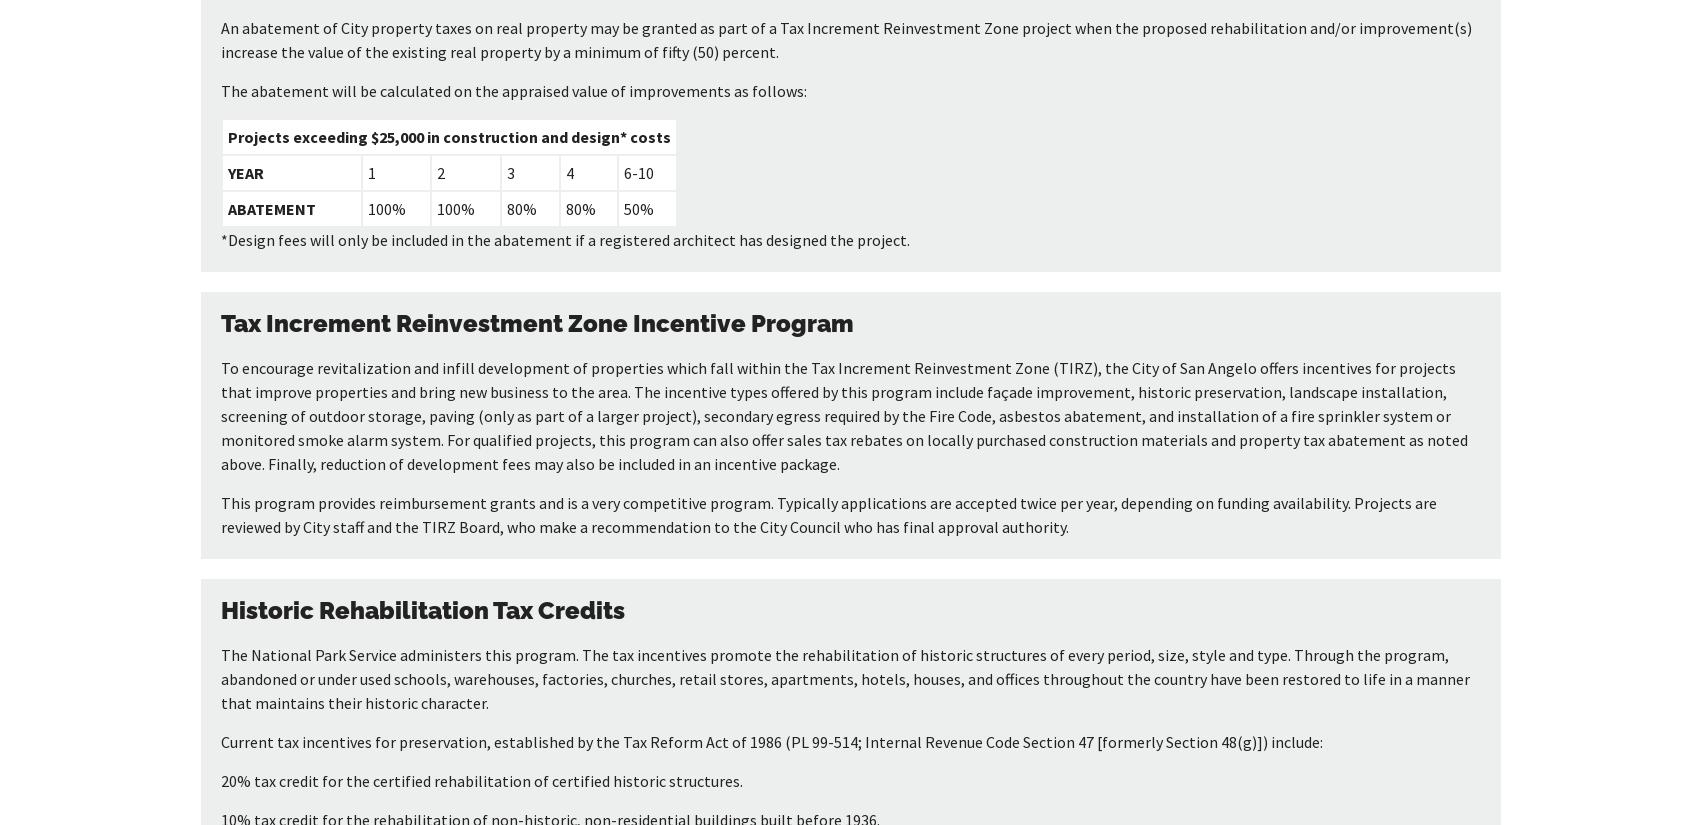 Image resolution: width=1701 pixels, height=825 pixels. What do you see at coordinates (440, 173) in the screenshot?
I see `'2'` at bounding box center [440, 173].